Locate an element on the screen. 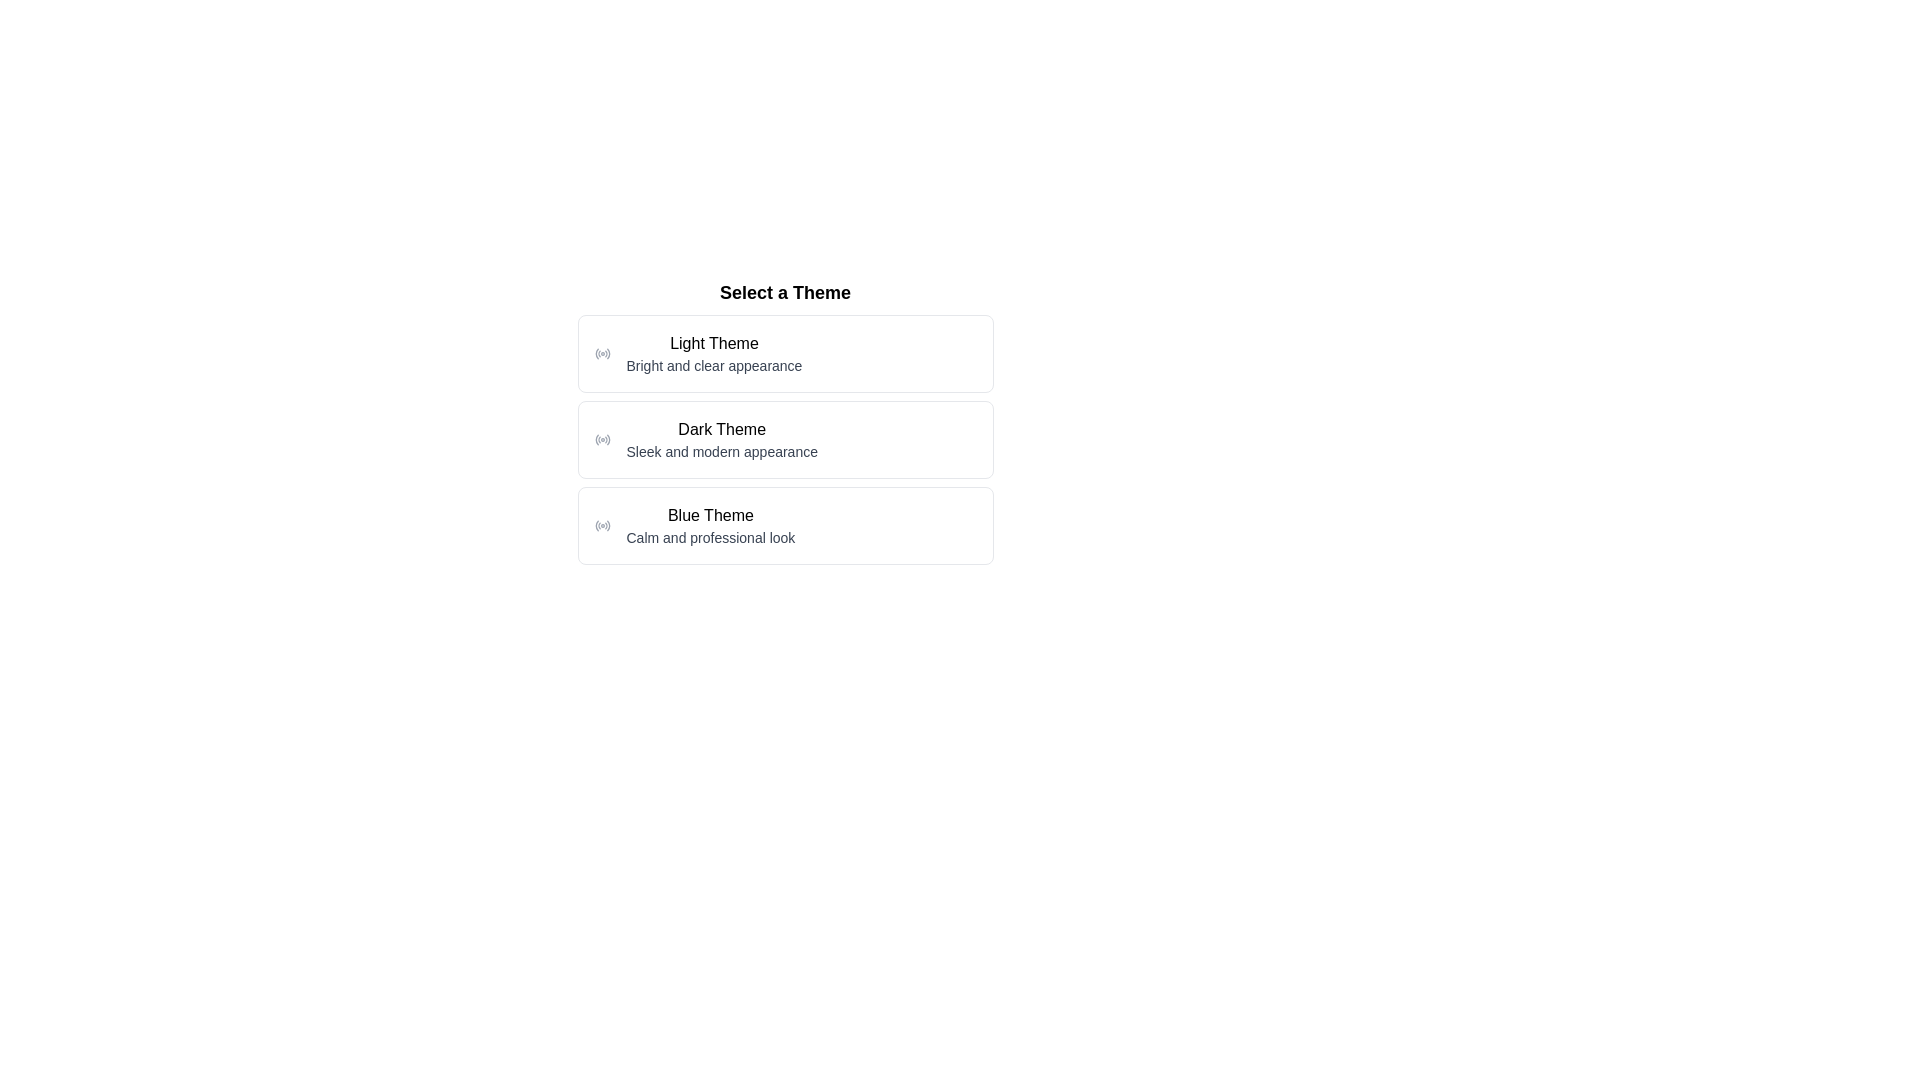 The image size is (1920, 1080). the 'Light Theme' descriptive text element that introduces its bright and clear appearance, which is the first item in the theme selection interface is located at coordinates (714, 353).